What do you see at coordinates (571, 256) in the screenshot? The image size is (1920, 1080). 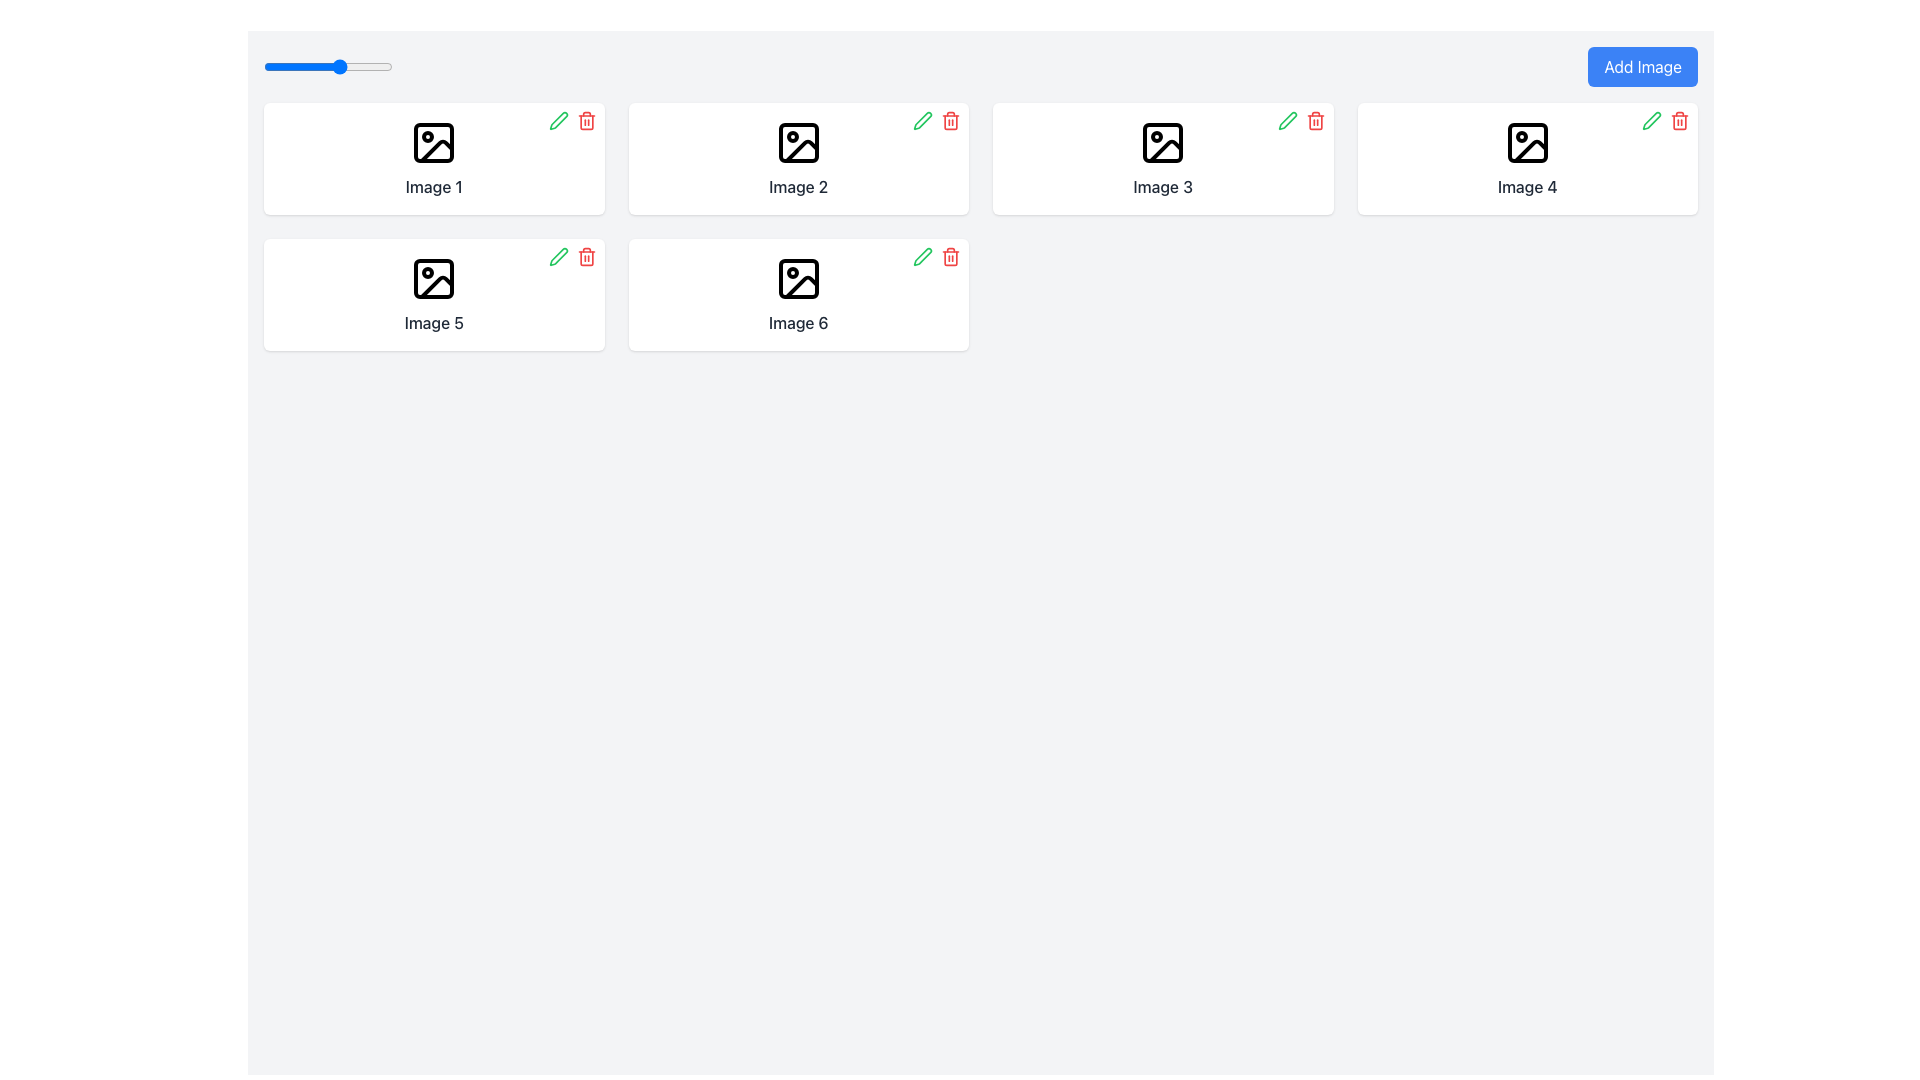 I see `the trash bin icon in the top right corner of the card titled 'Image 5'` at bounding box center [571, 256].